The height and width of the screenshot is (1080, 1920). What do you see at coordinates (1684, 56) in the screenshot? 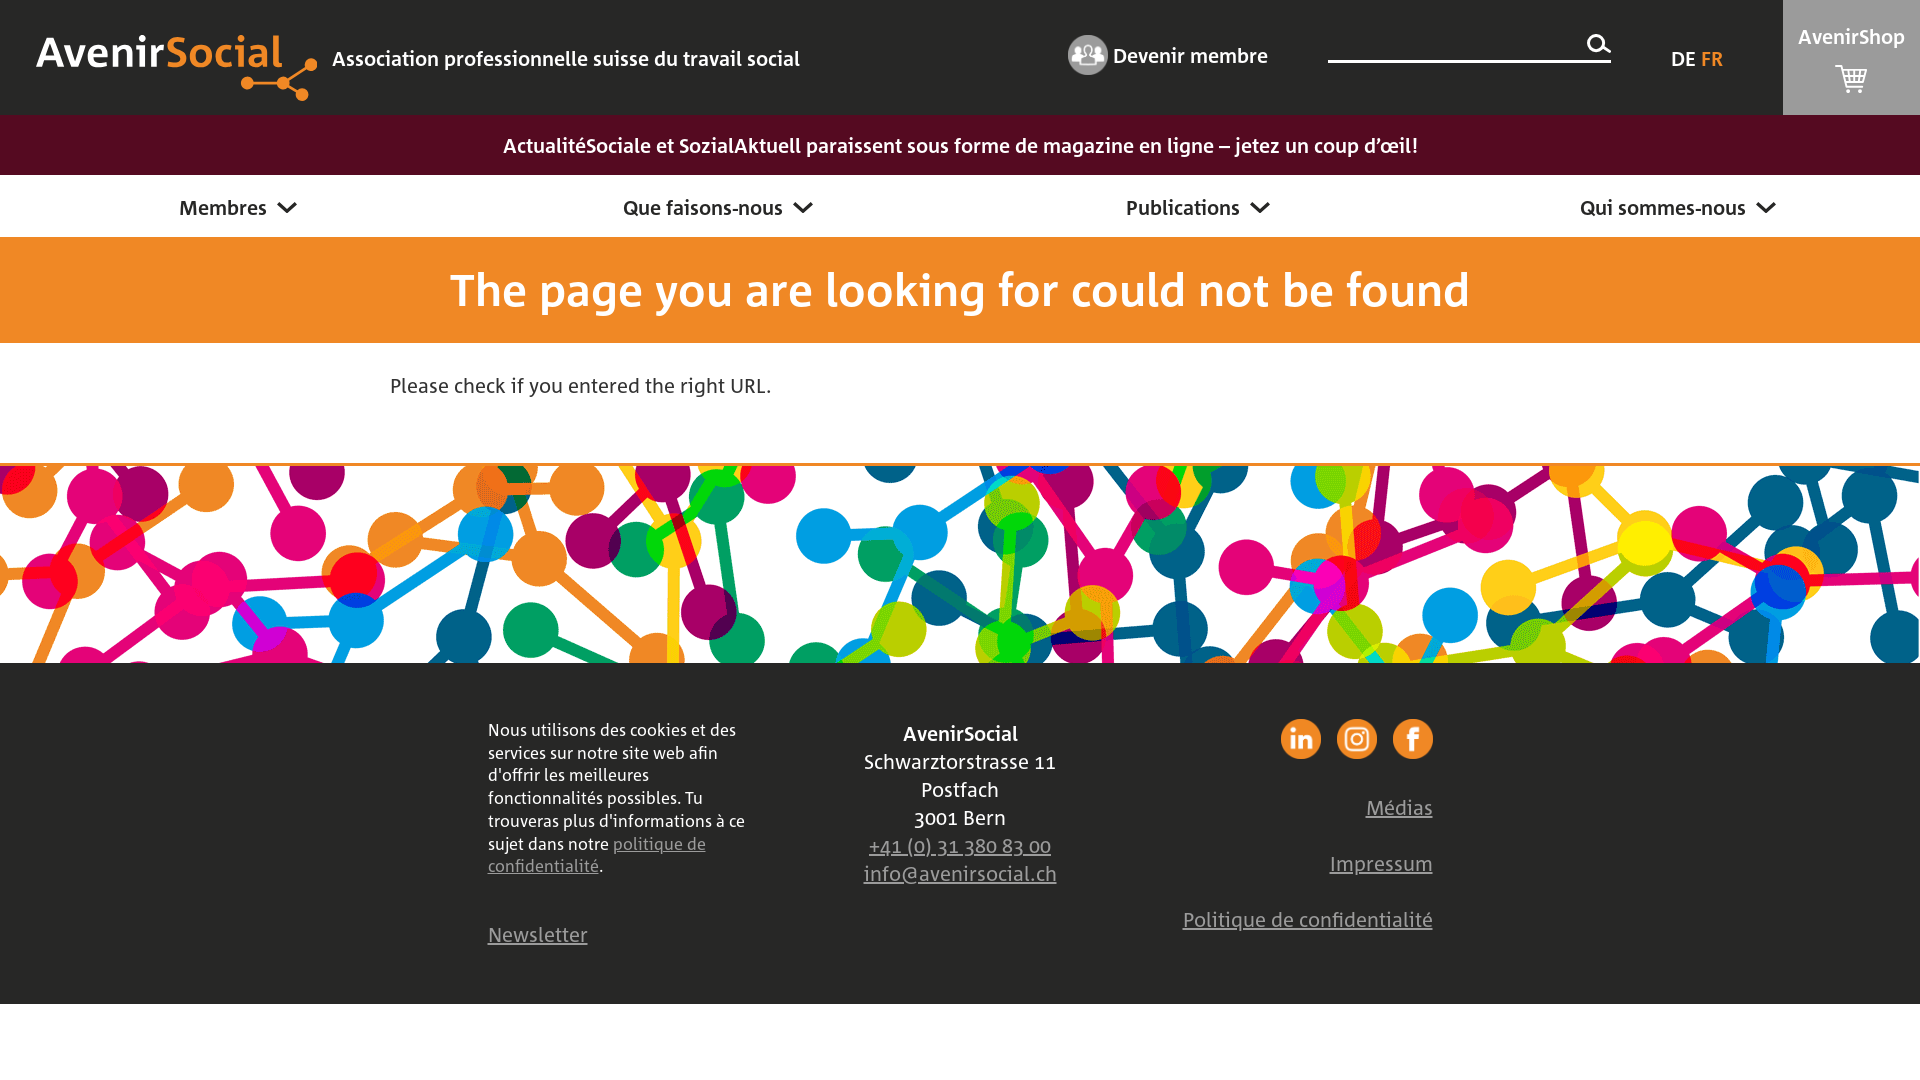
I see `'DE'` at bounding box center [1684, 56].